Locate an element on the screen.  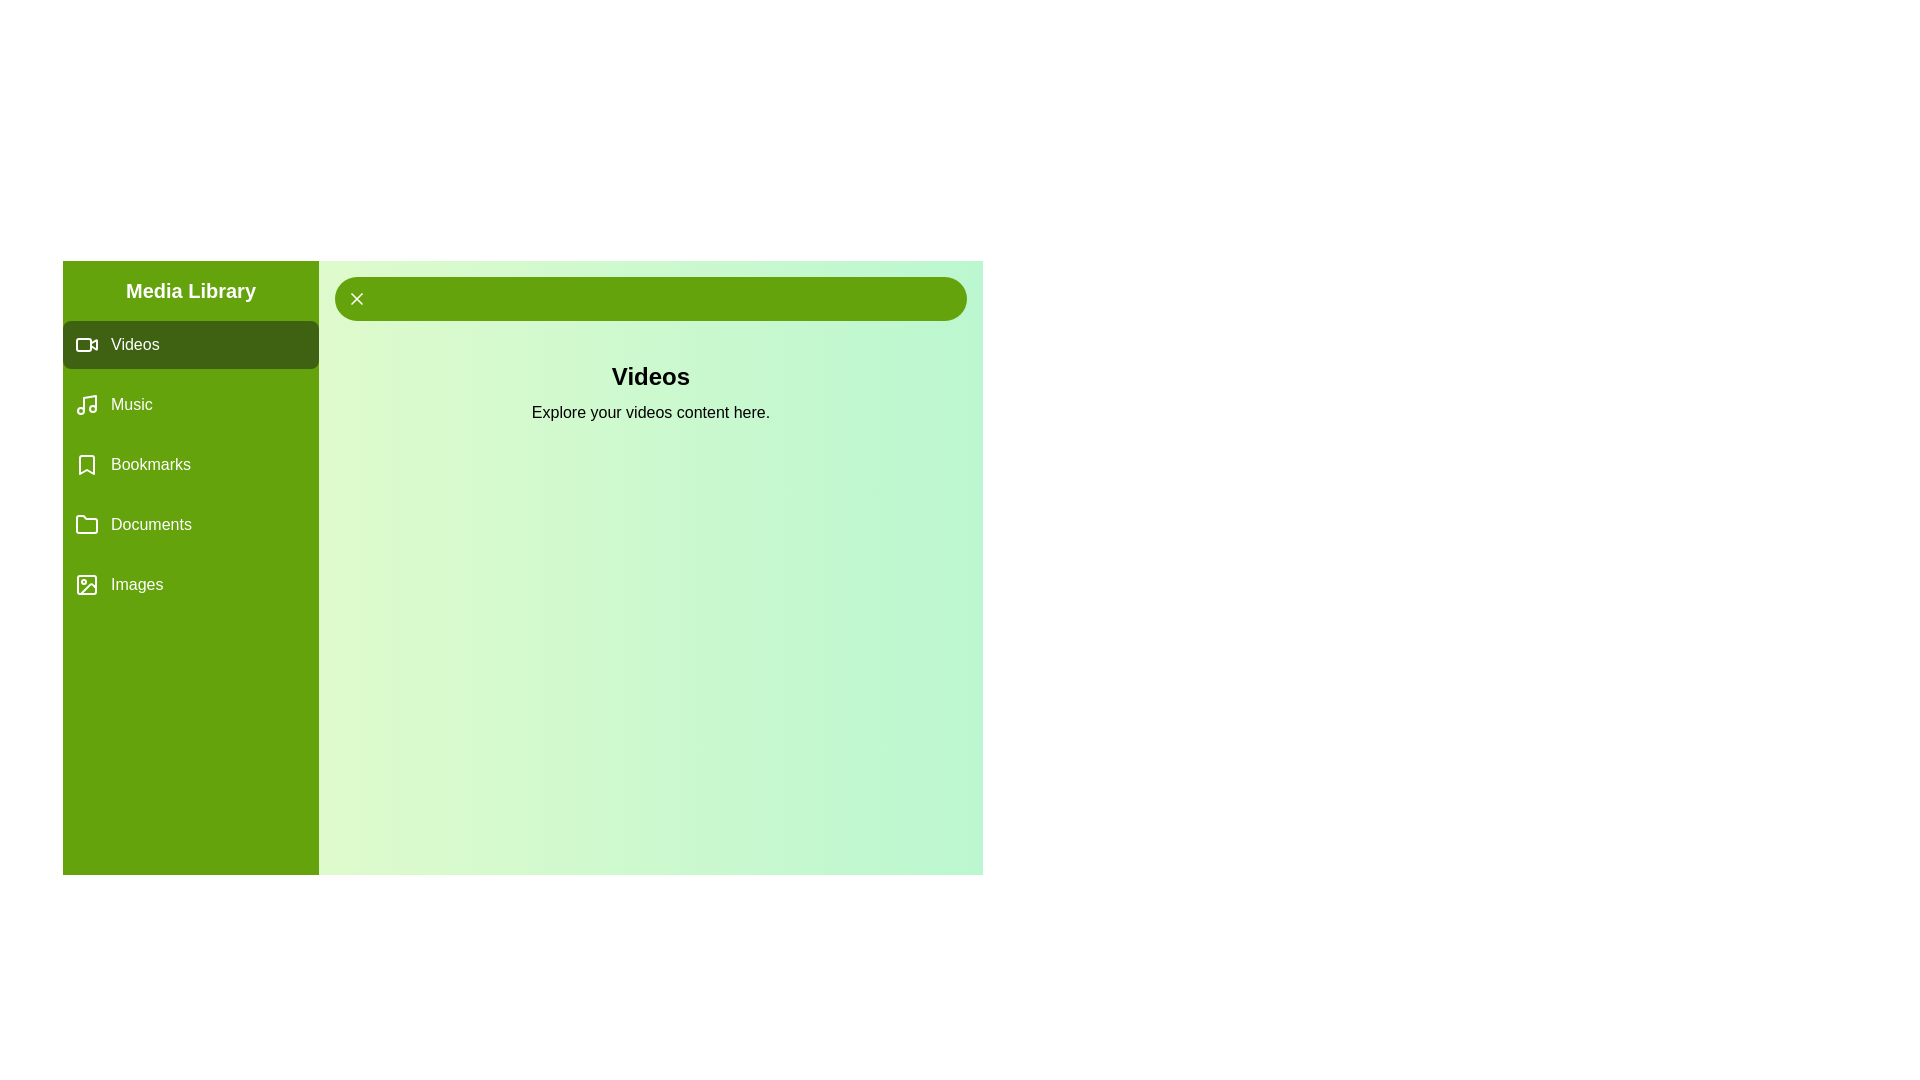
the content area of the selected tab to read the displayed information is located at coordinates (651, 393).